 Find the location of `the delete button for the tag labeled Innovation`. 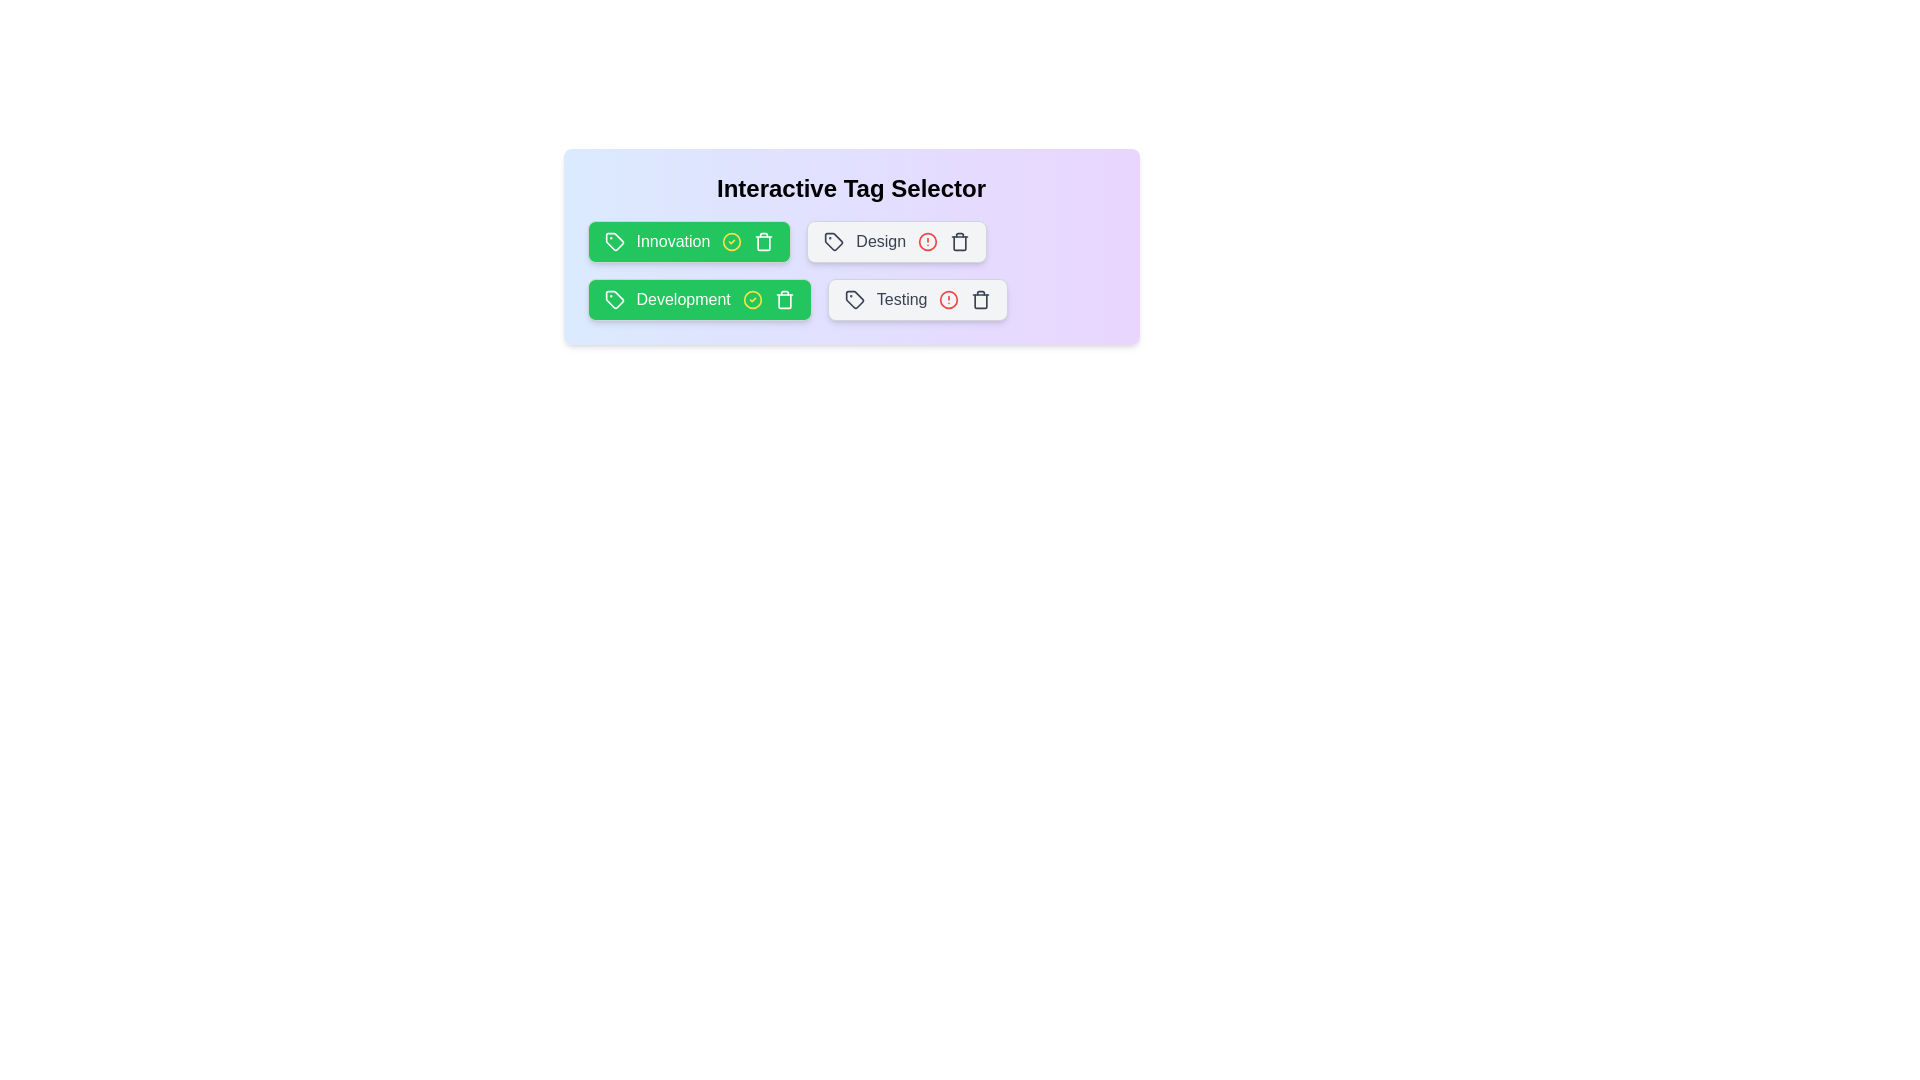

the delete button for the tag labeled Innovation is located at coordinates (763, 241).